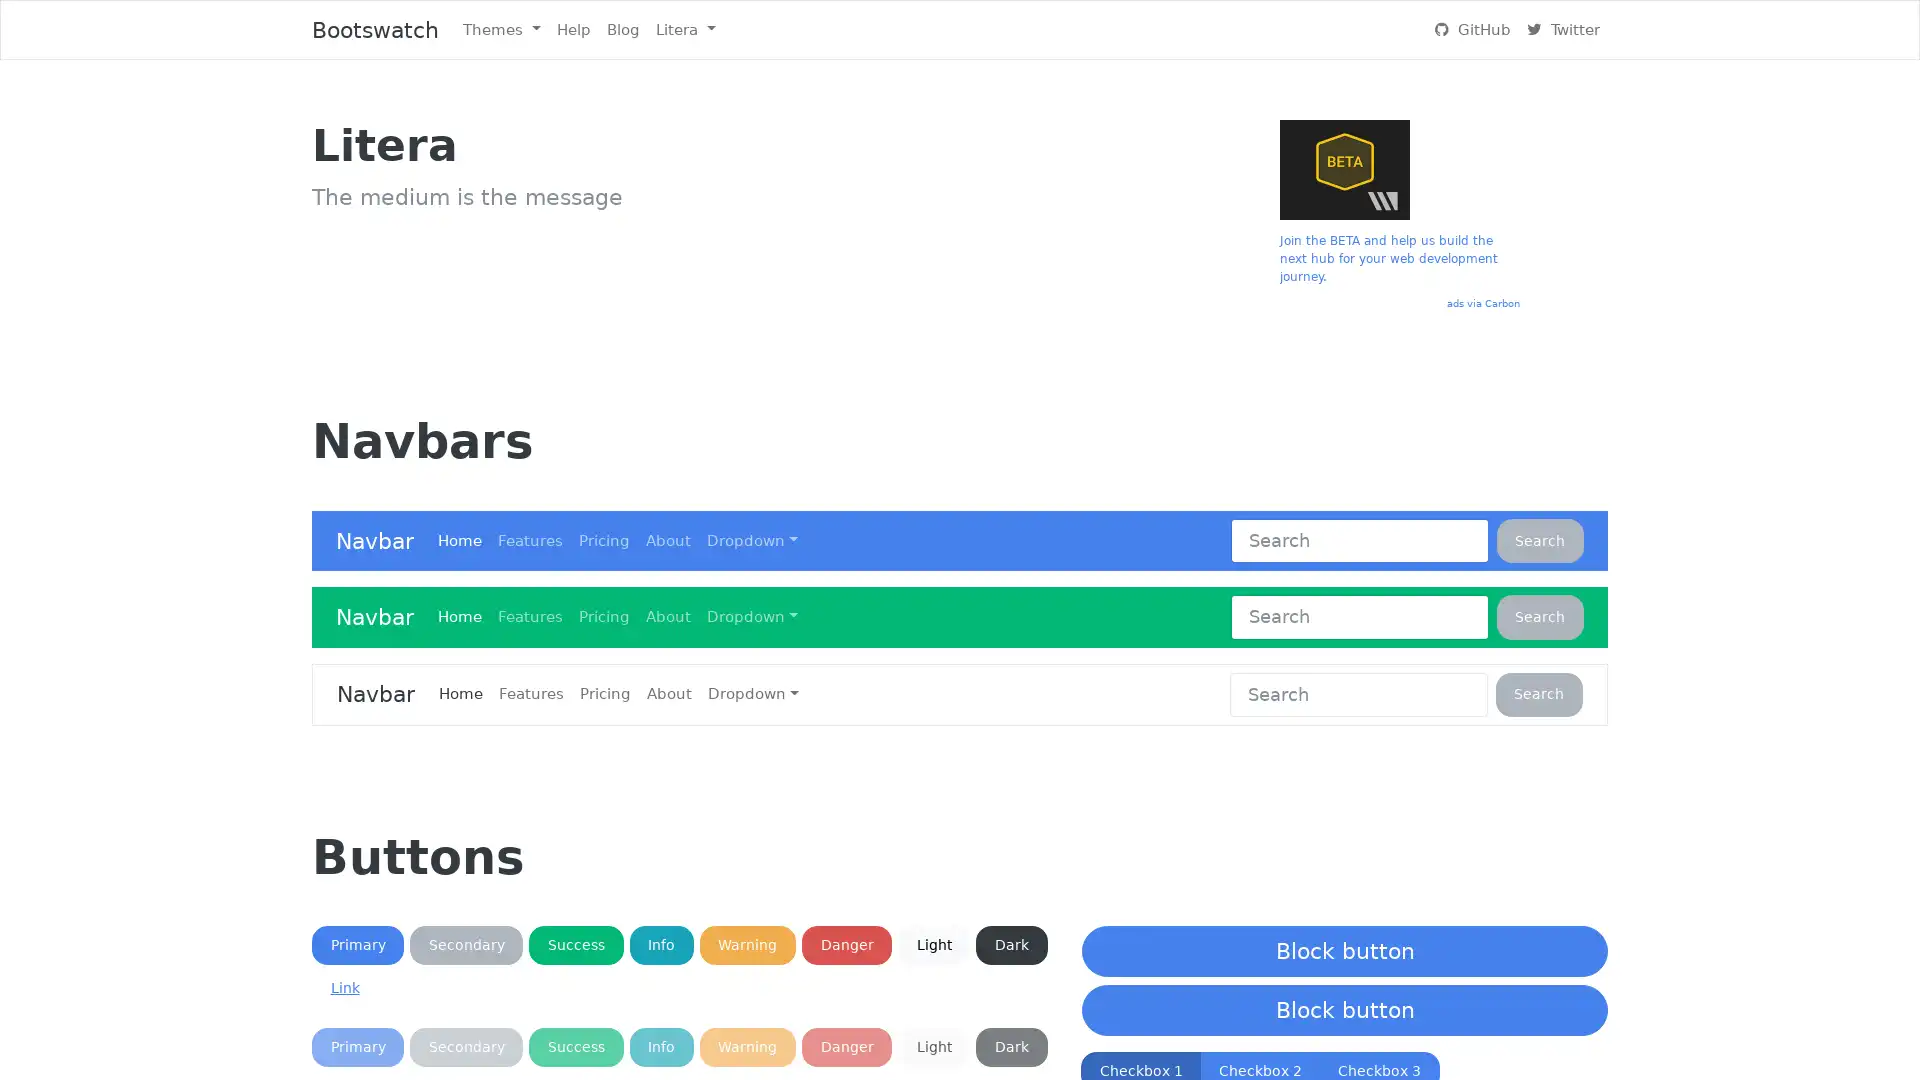 This screenshot has width=1920, height=1080. Describe the element at coordinates (575, 945) in the screenshot. I see `Success` at that location.